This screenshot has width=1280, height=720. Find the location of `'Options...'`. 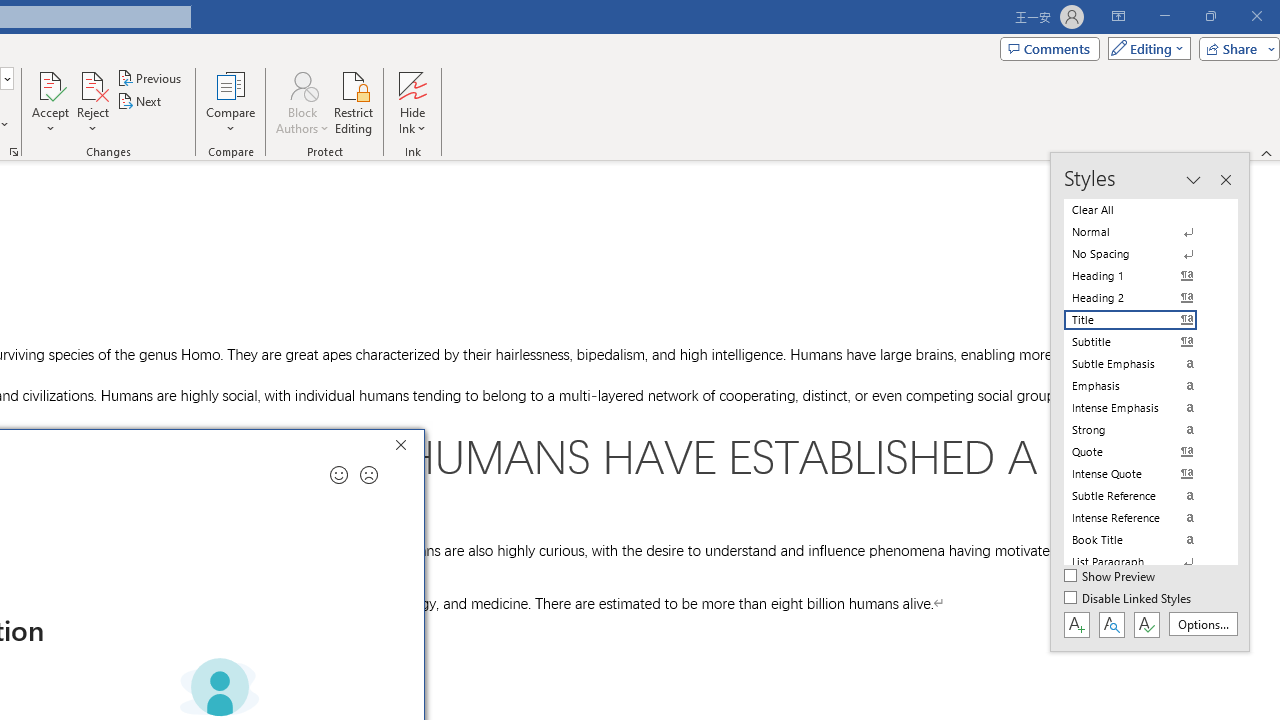

'Options...' is located at coordinates (1202, 622).